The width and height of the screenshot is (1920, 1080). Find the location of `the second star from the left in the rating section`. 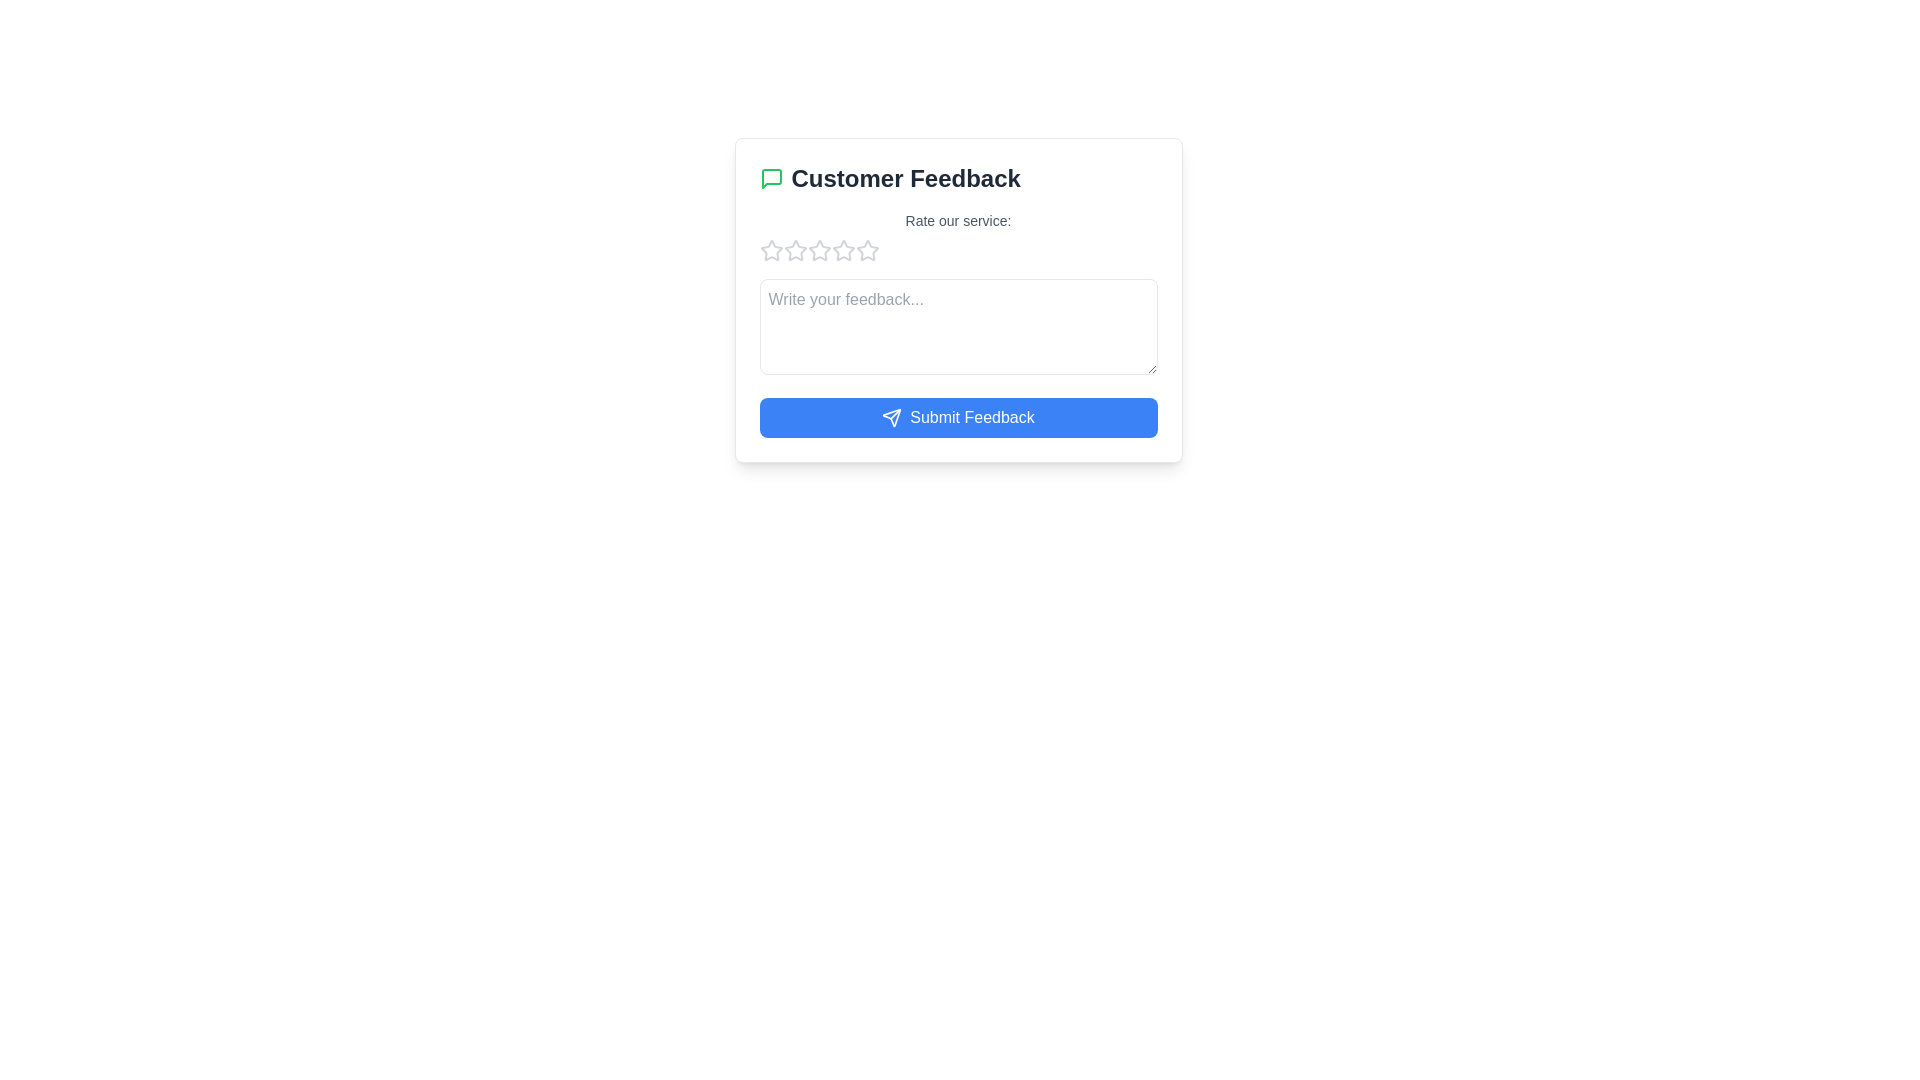

the second star from the left in the rating section is located at coordinates (819, 249).